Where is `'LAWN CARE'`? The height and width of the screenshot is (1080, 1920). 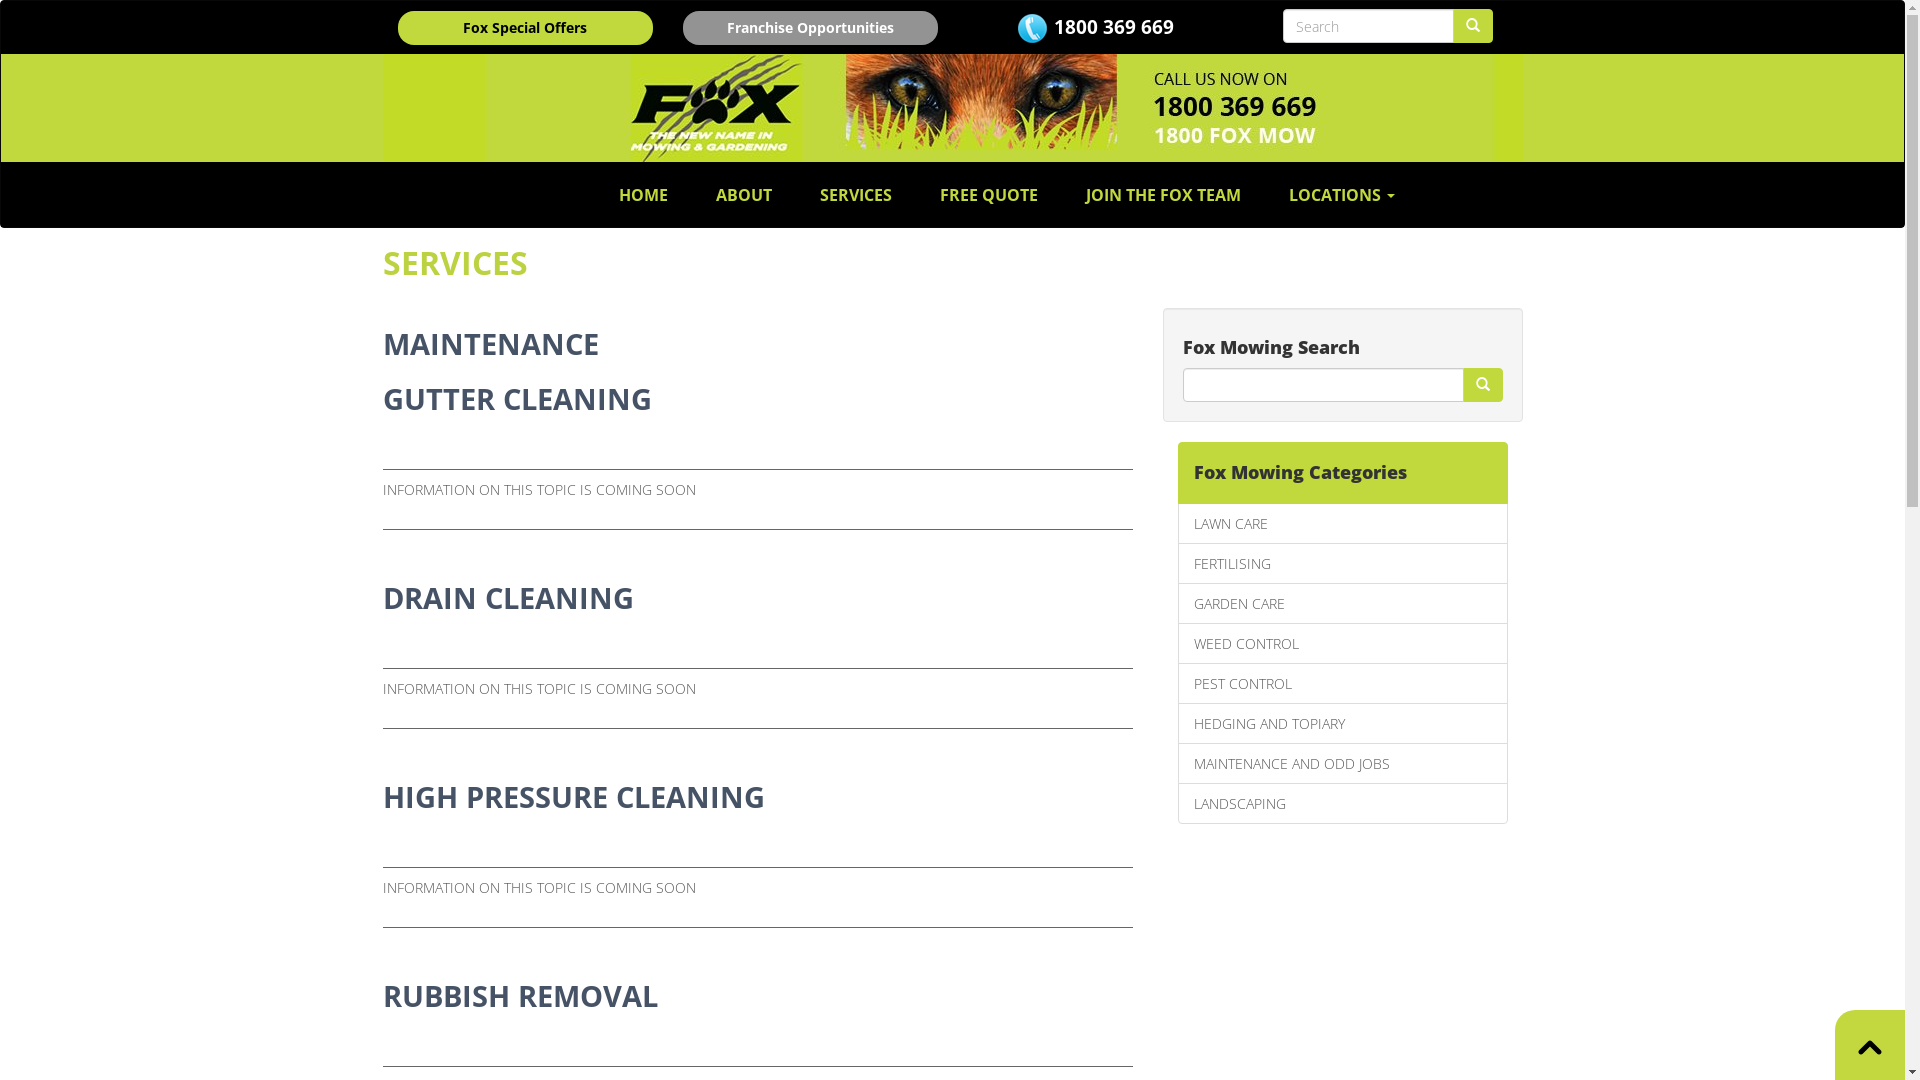 'LAWN CARE' is located at coordinates (1343, 522).